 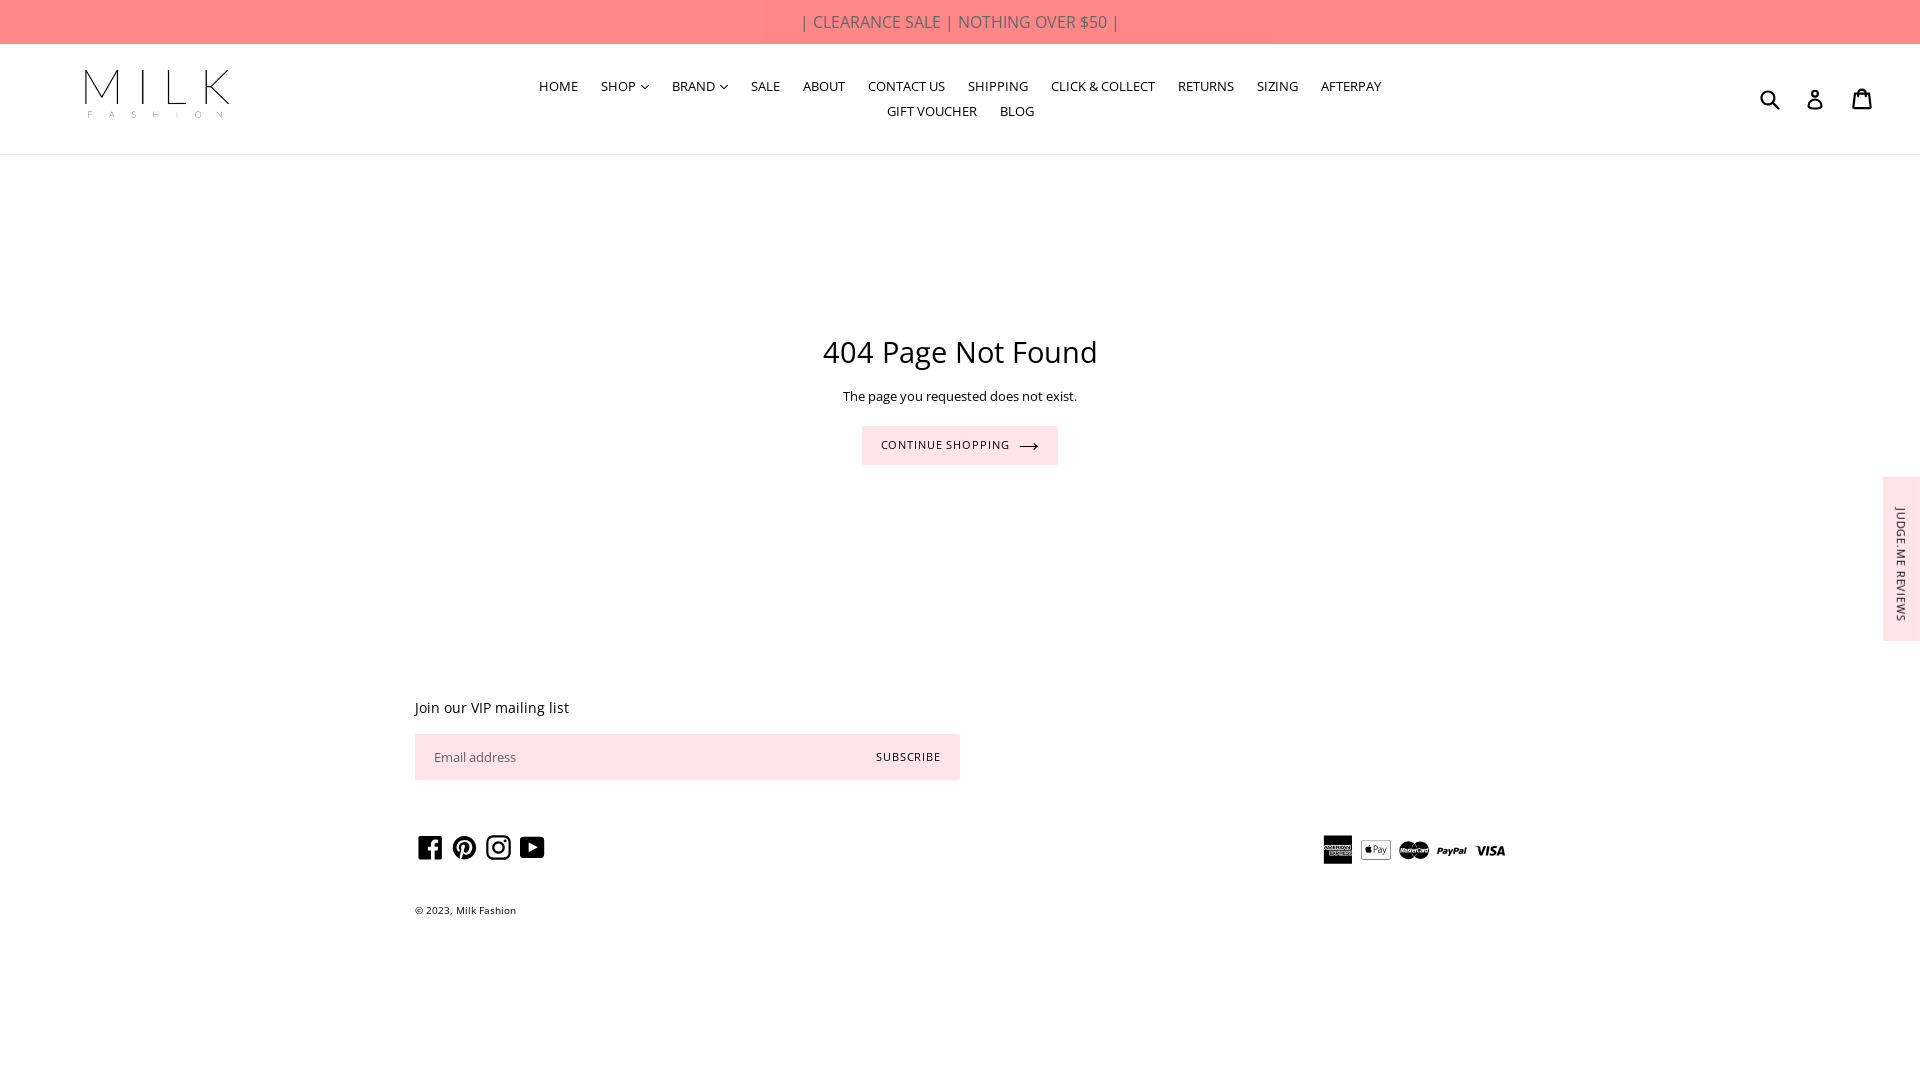 I want to click on 'Instagram', so click(x=498, y=847).